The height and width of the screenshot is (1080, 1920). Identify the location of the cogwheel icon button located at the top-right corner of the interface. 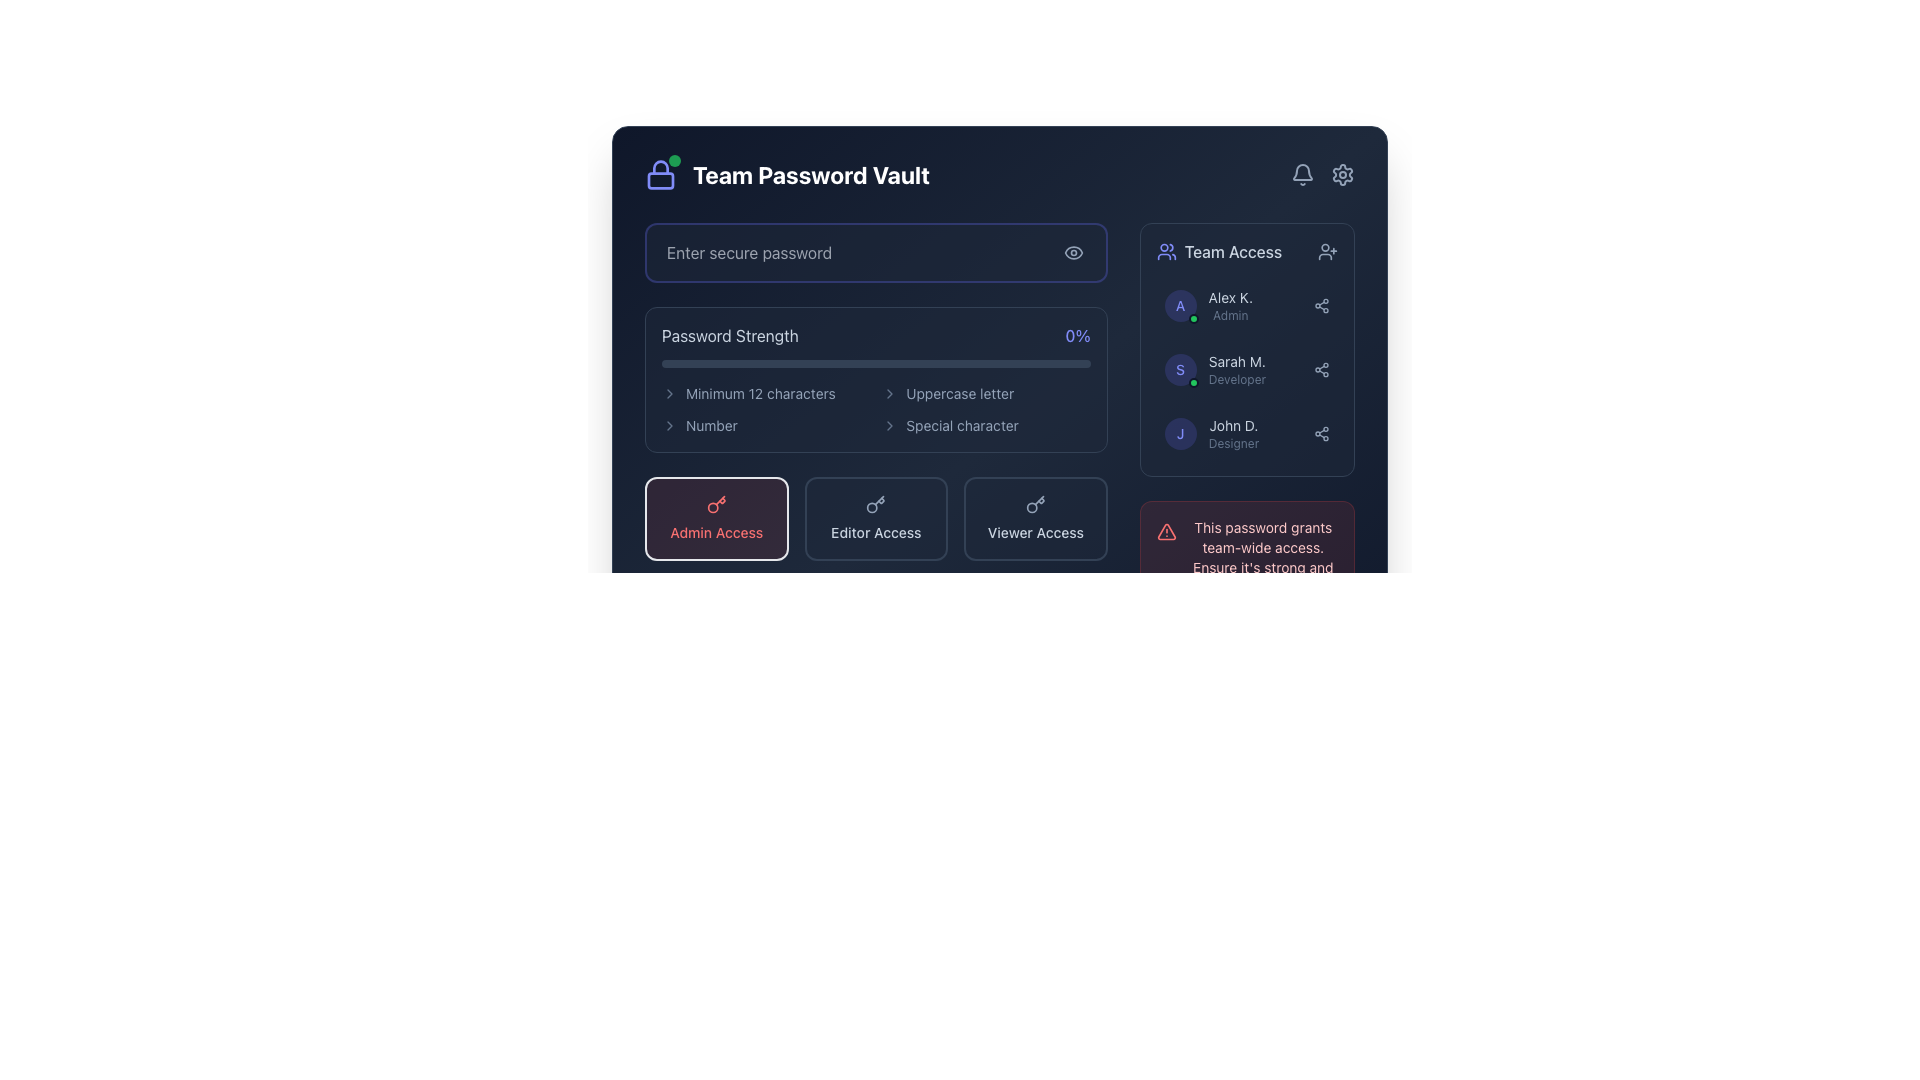
(1343, 173).